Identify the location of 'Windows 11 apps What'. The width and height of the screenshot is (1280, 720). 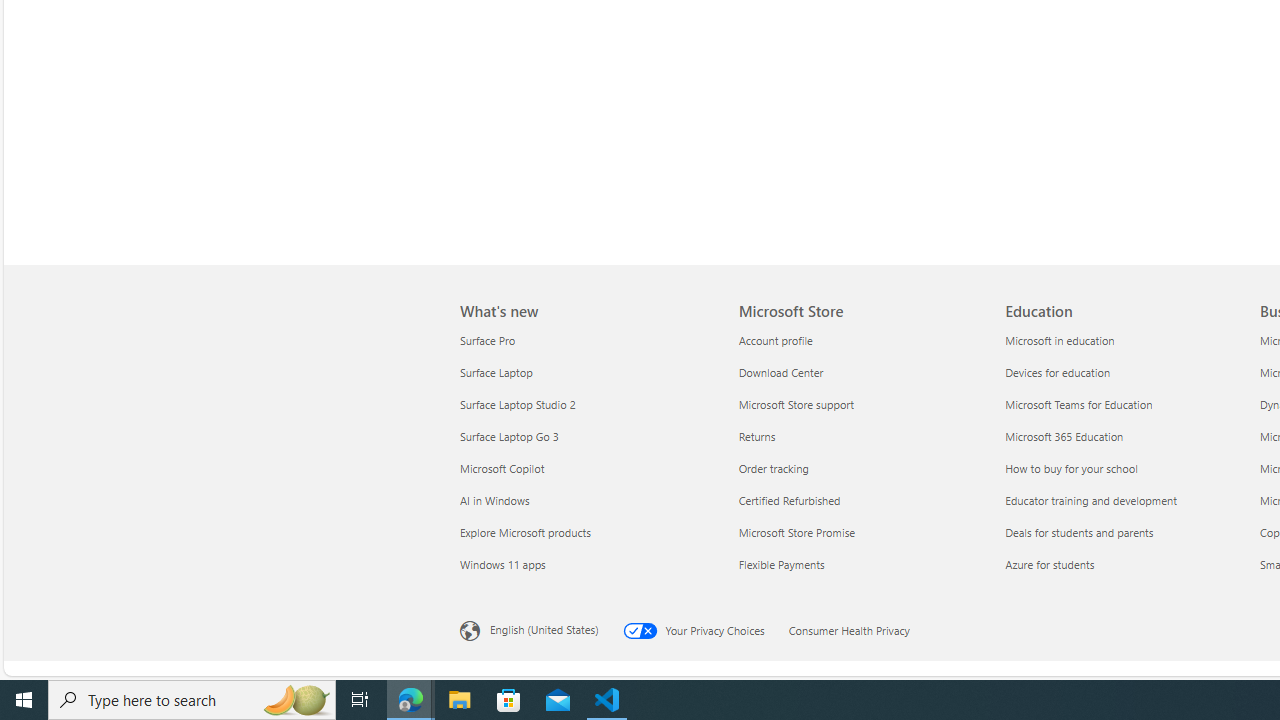
(503, 563).